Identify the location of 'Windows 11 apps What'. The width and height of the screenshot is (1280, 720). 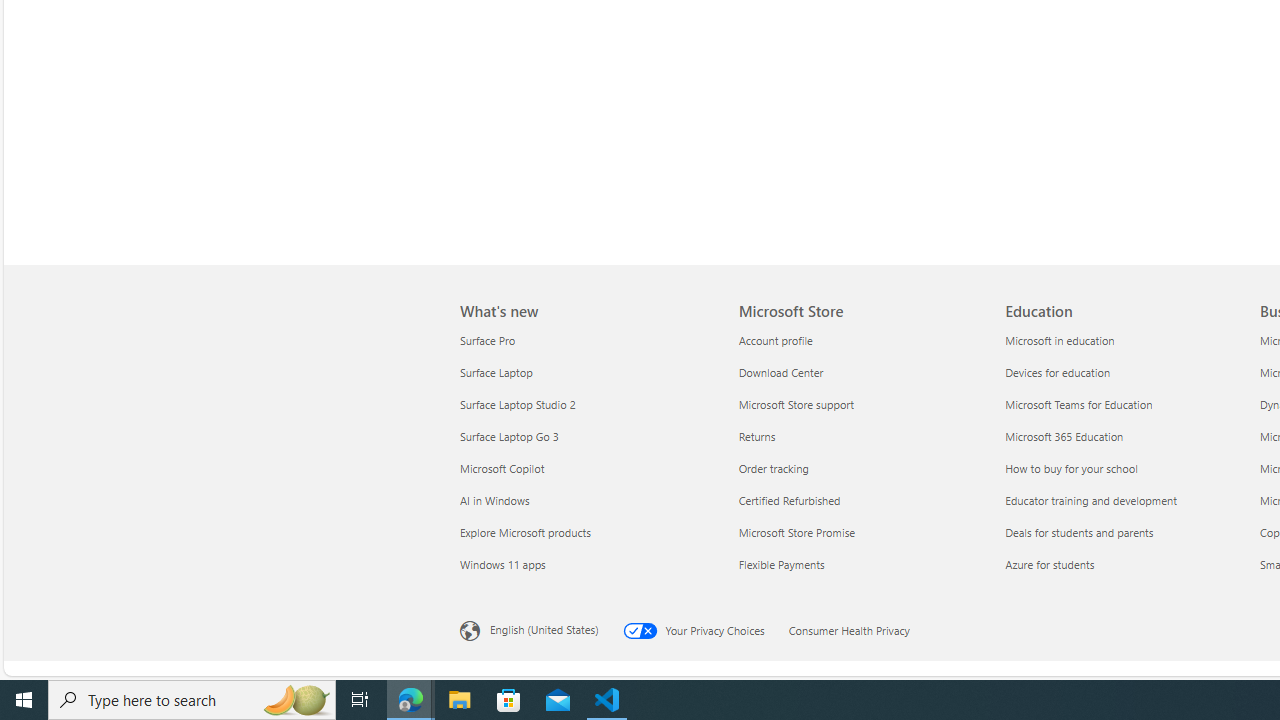
(503, 563).